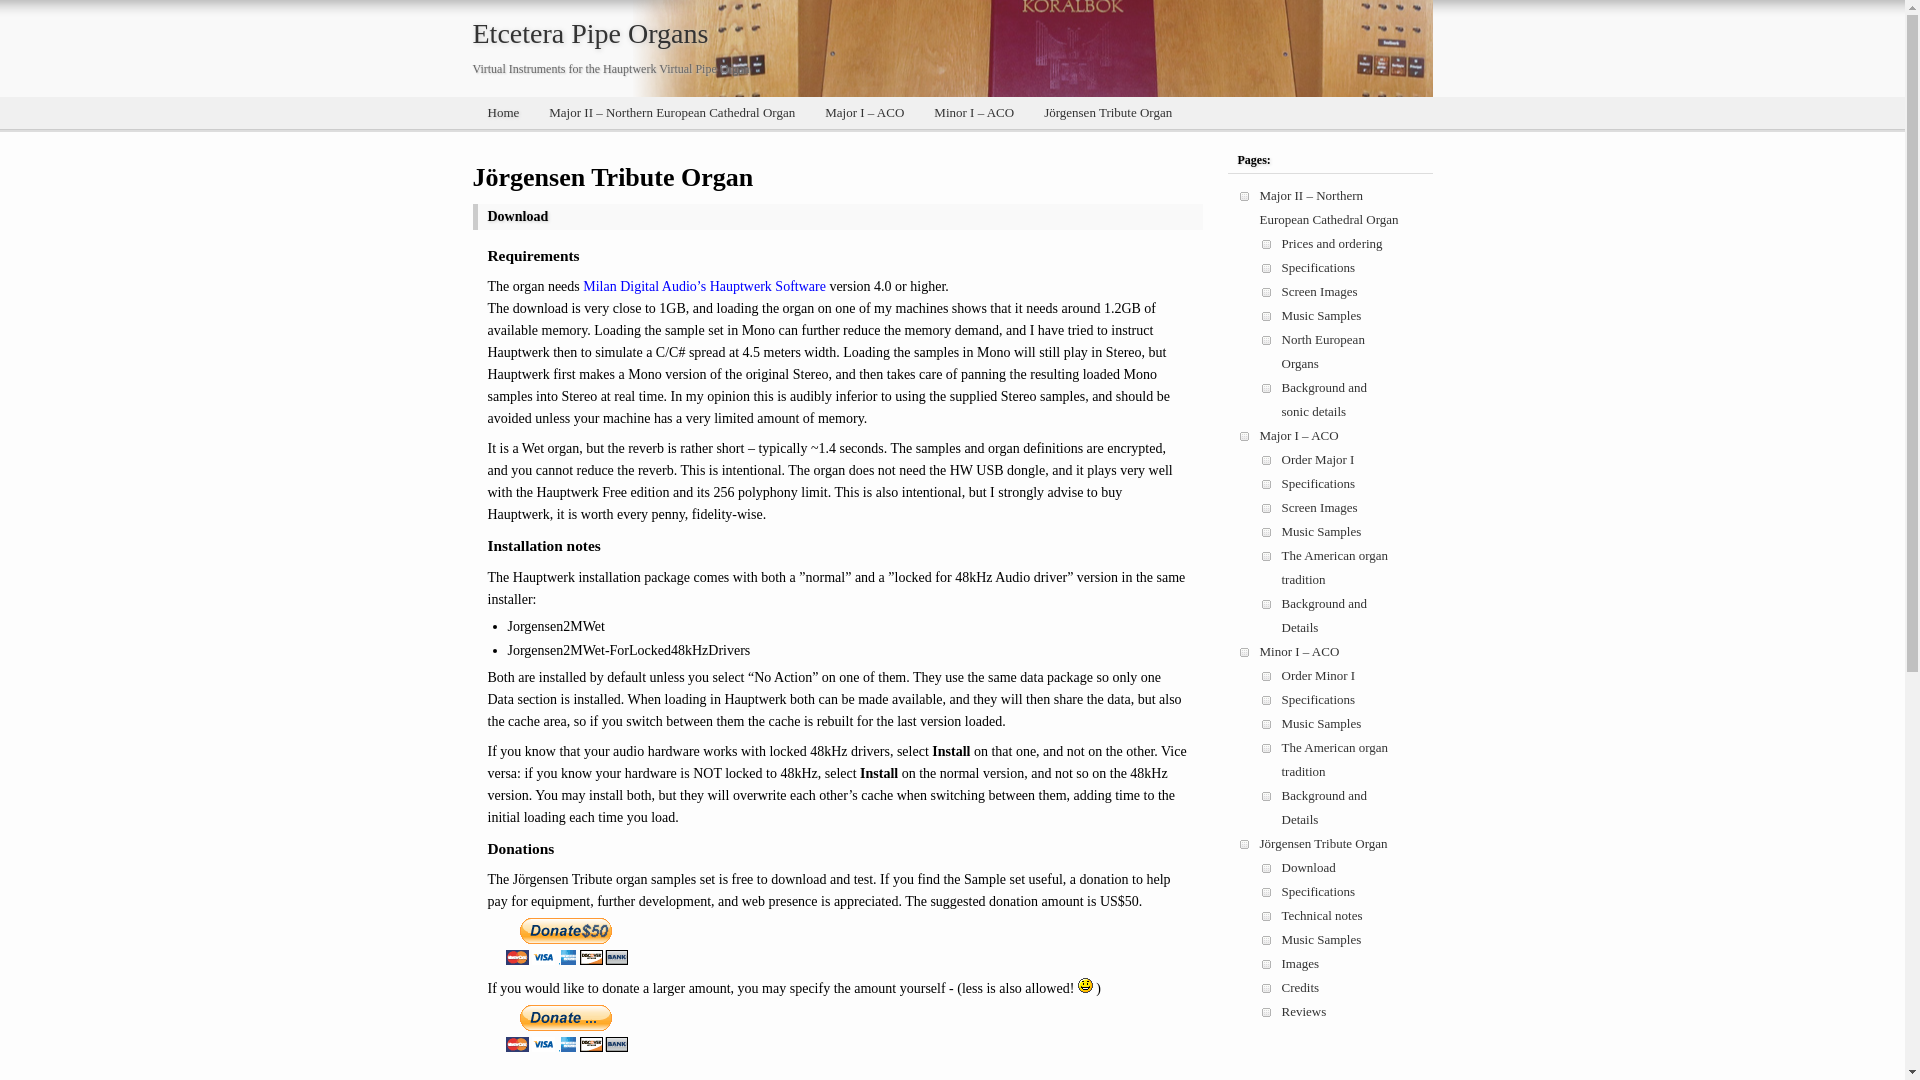  Describe the element at coordinates (1324, 614) in the screenshot. I see `'Background and Details'` at that location.